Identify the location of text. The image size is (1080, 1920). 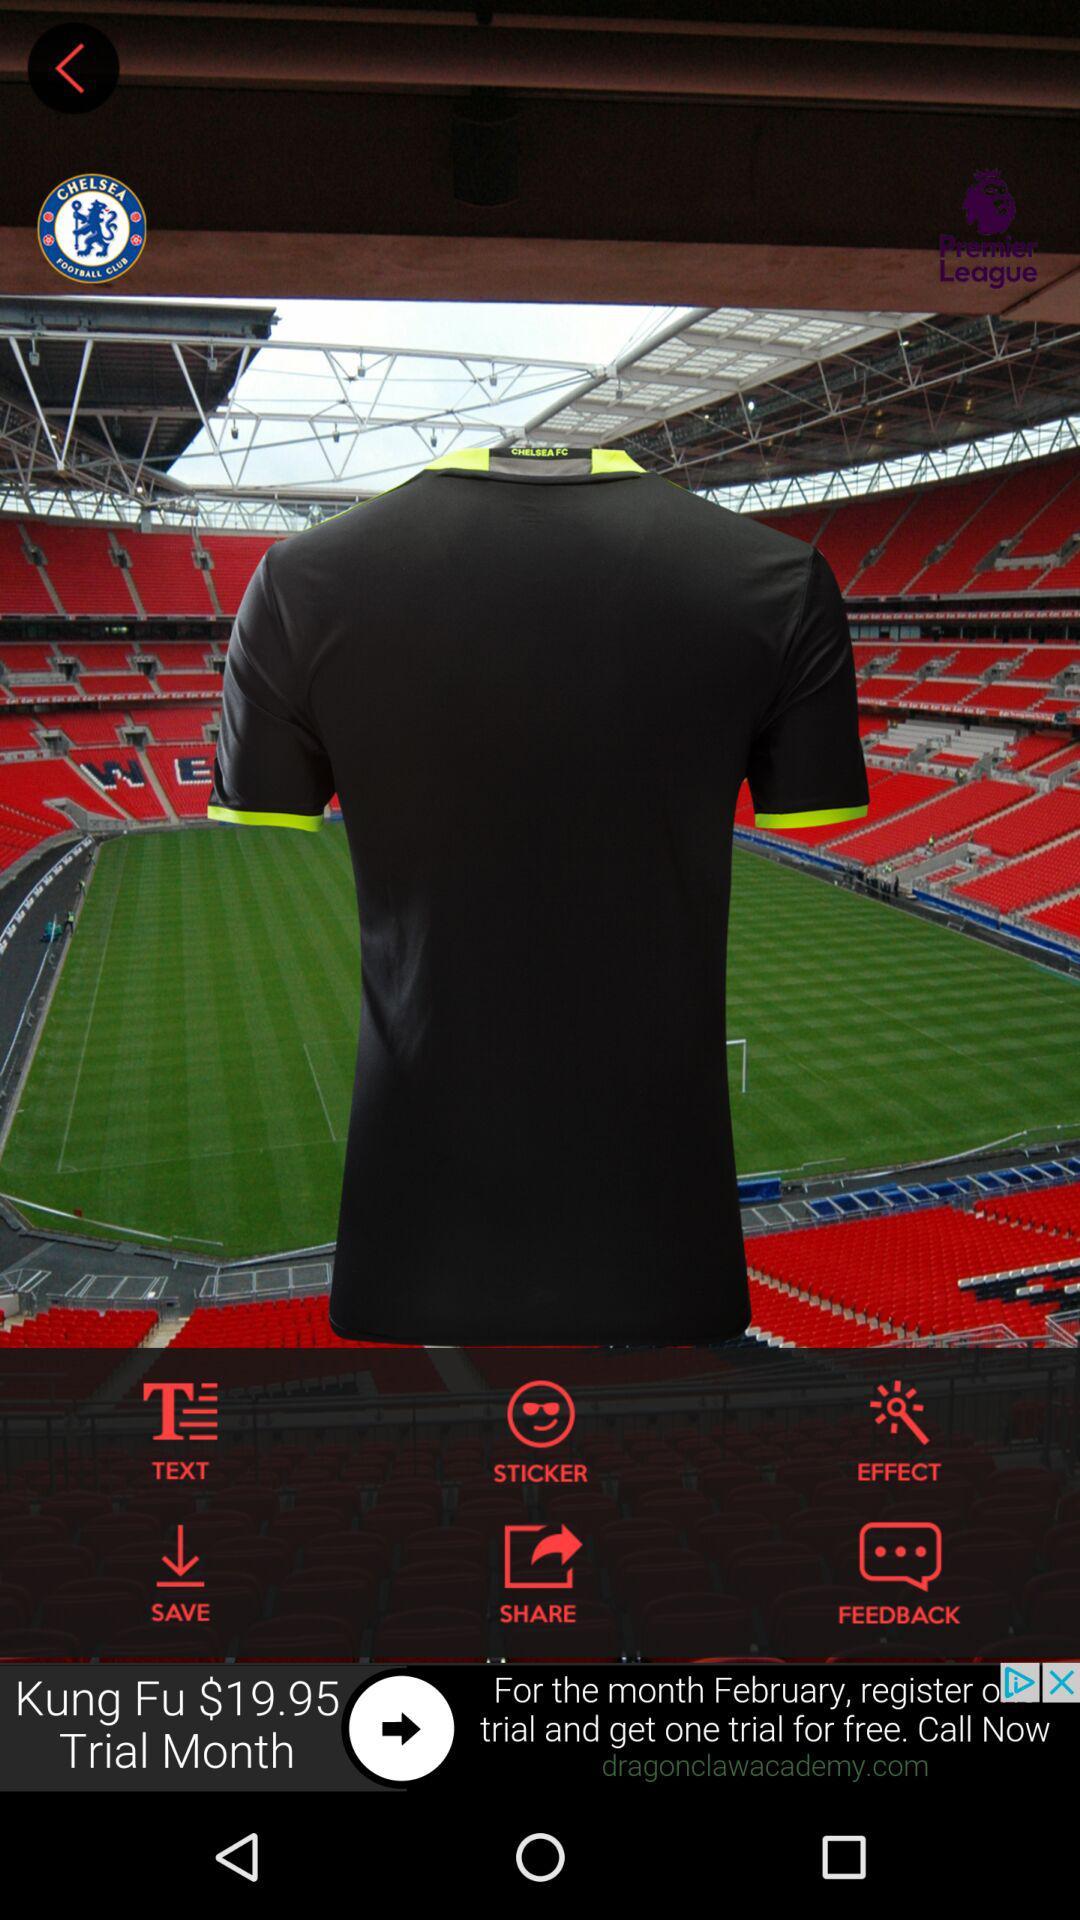
(180, 1430).